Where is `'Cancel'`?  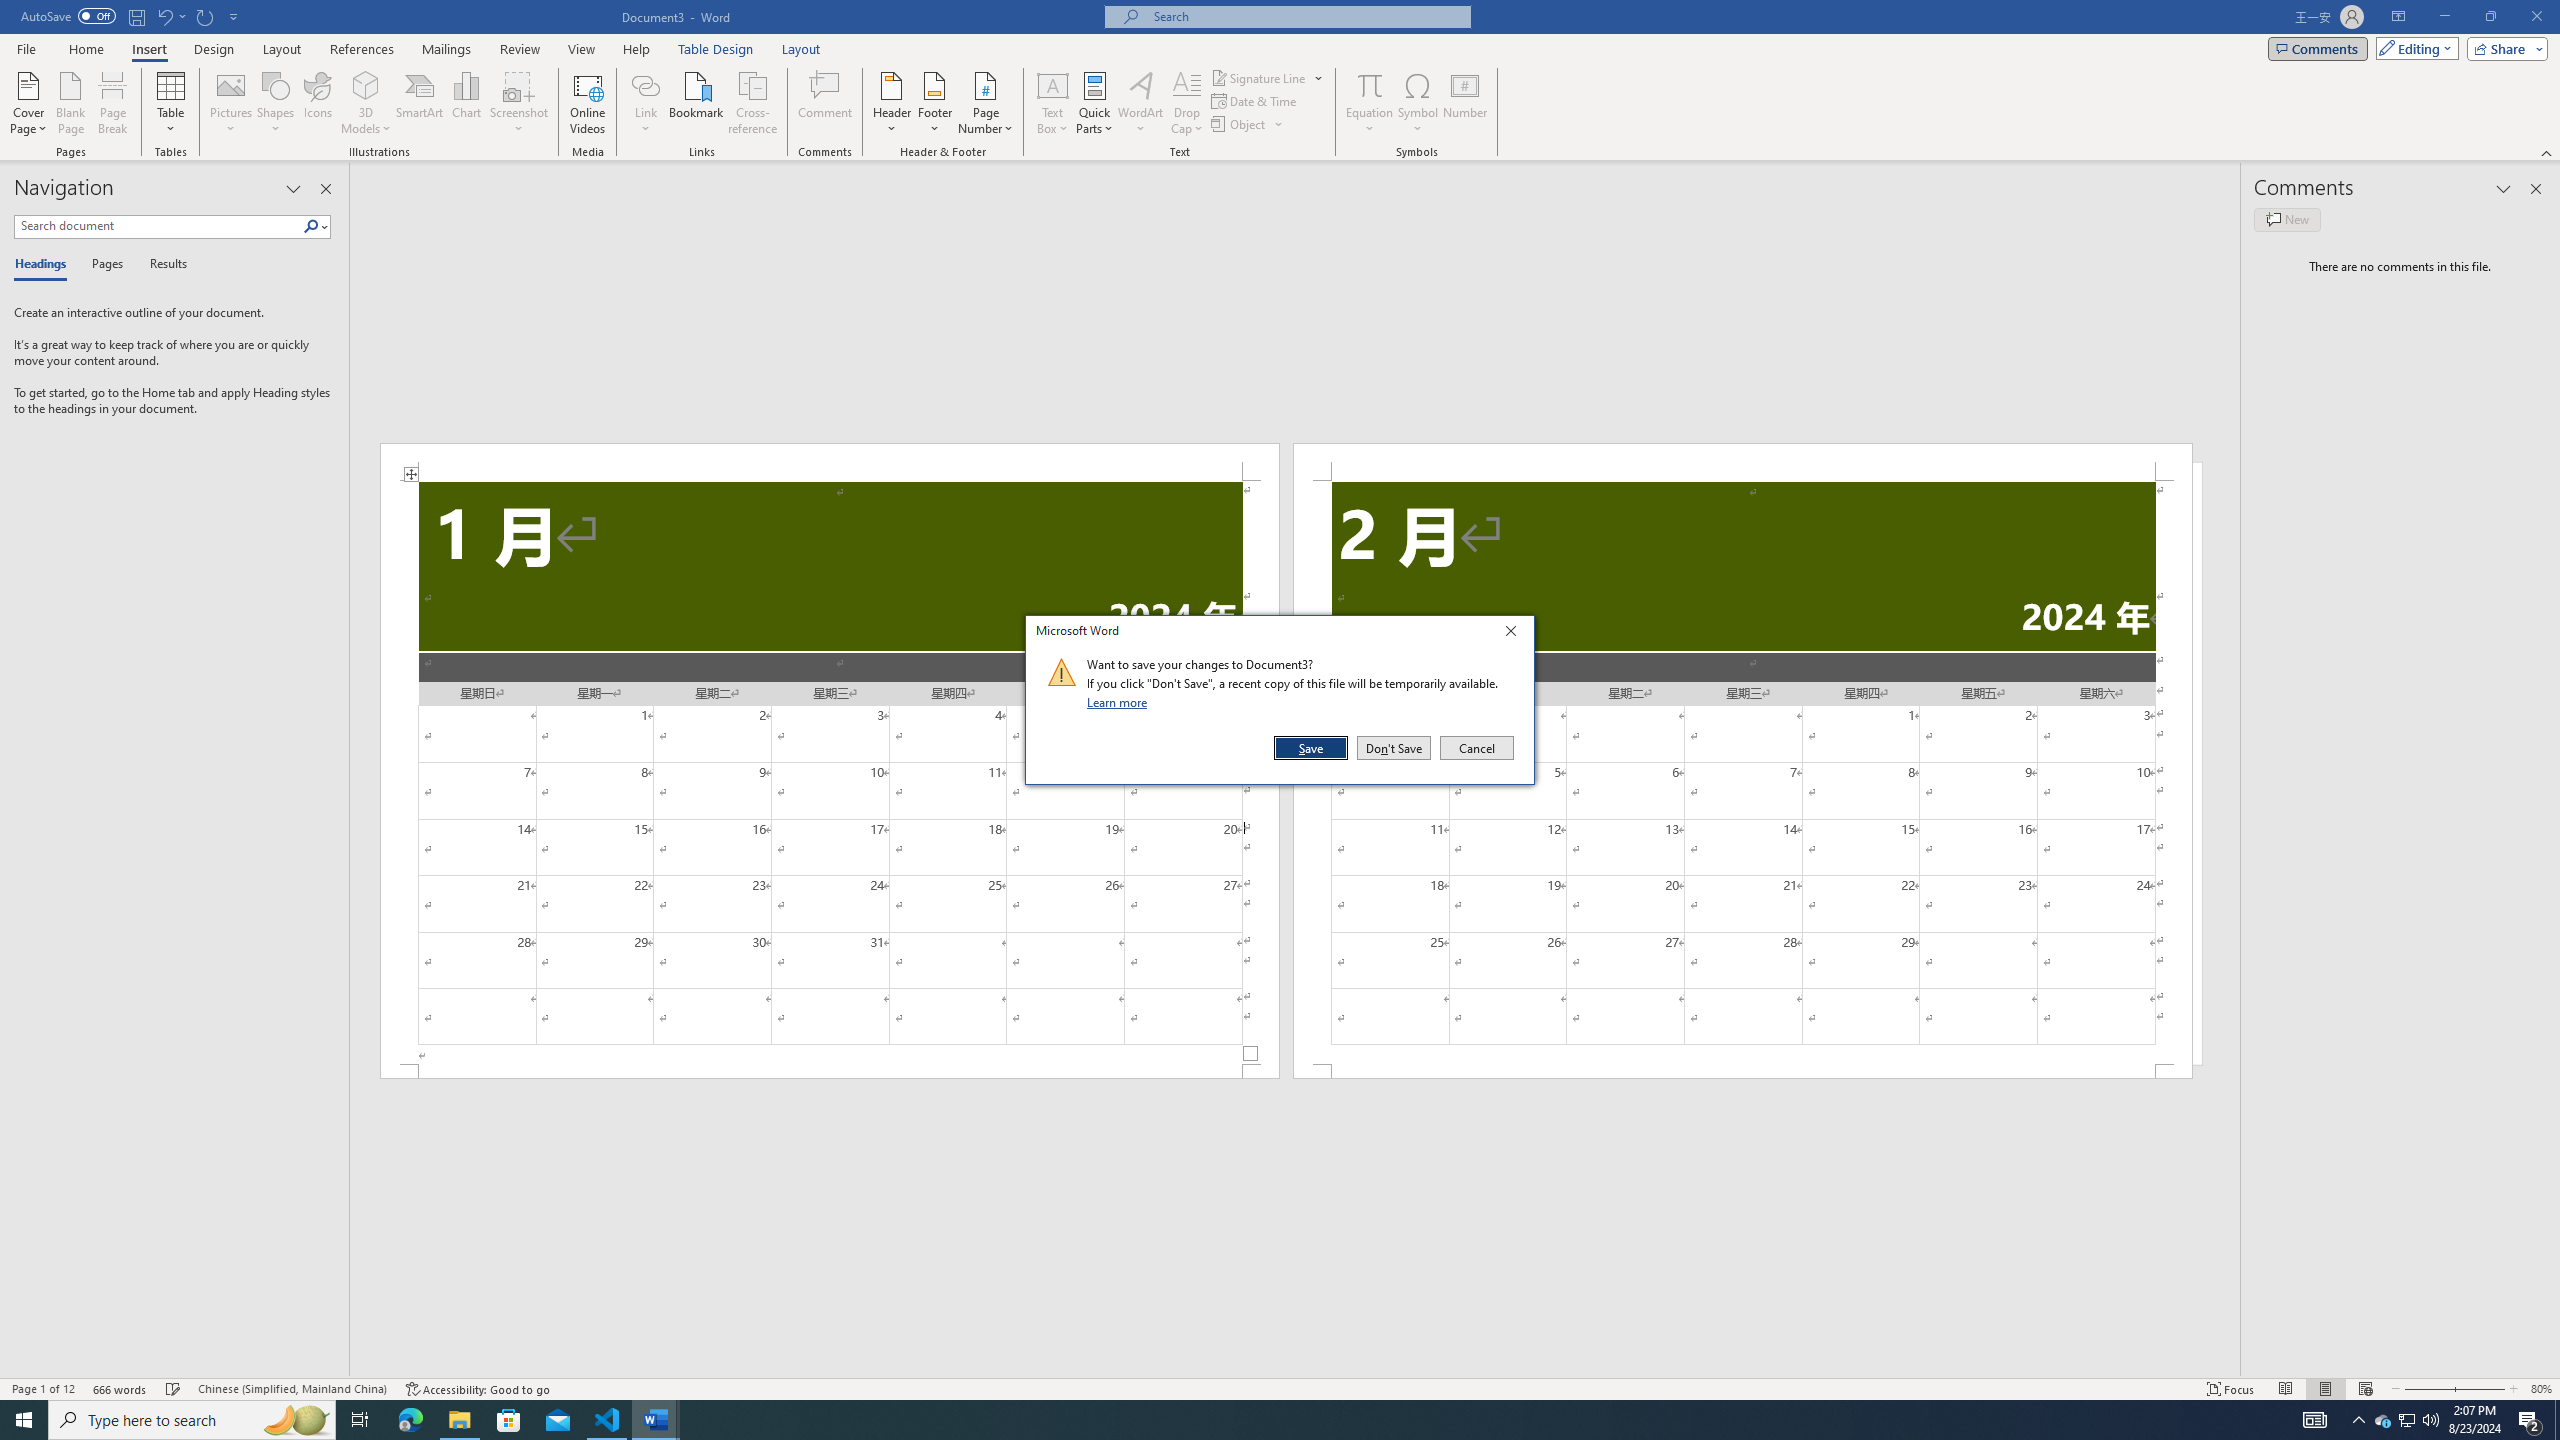
'Cancel' is located at coordinates (1475, 747).